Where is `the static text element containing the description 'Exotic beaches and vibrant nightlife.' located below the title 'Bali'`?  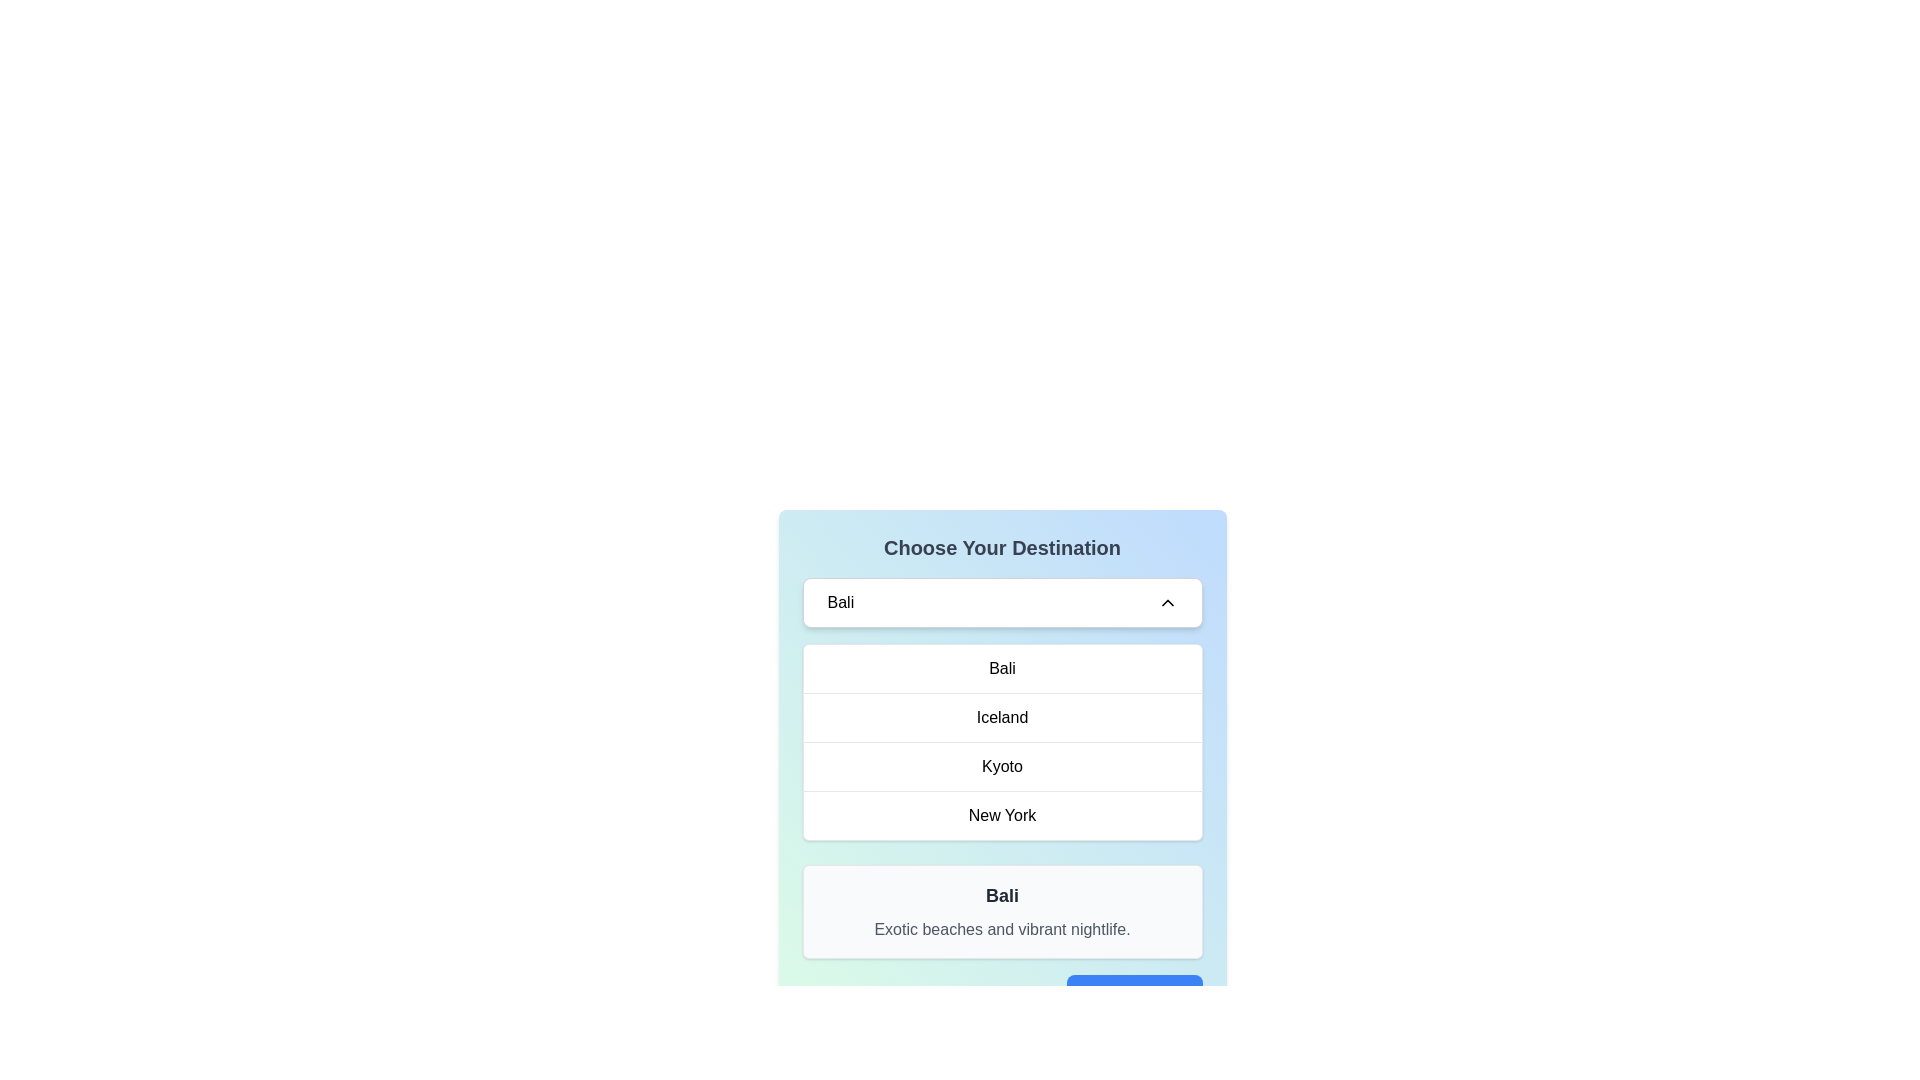
the static text element containing the description 'Exotic beaches and vibrant nightlife.' located below the title 'Bali' is located at coordinates (1002, 929).